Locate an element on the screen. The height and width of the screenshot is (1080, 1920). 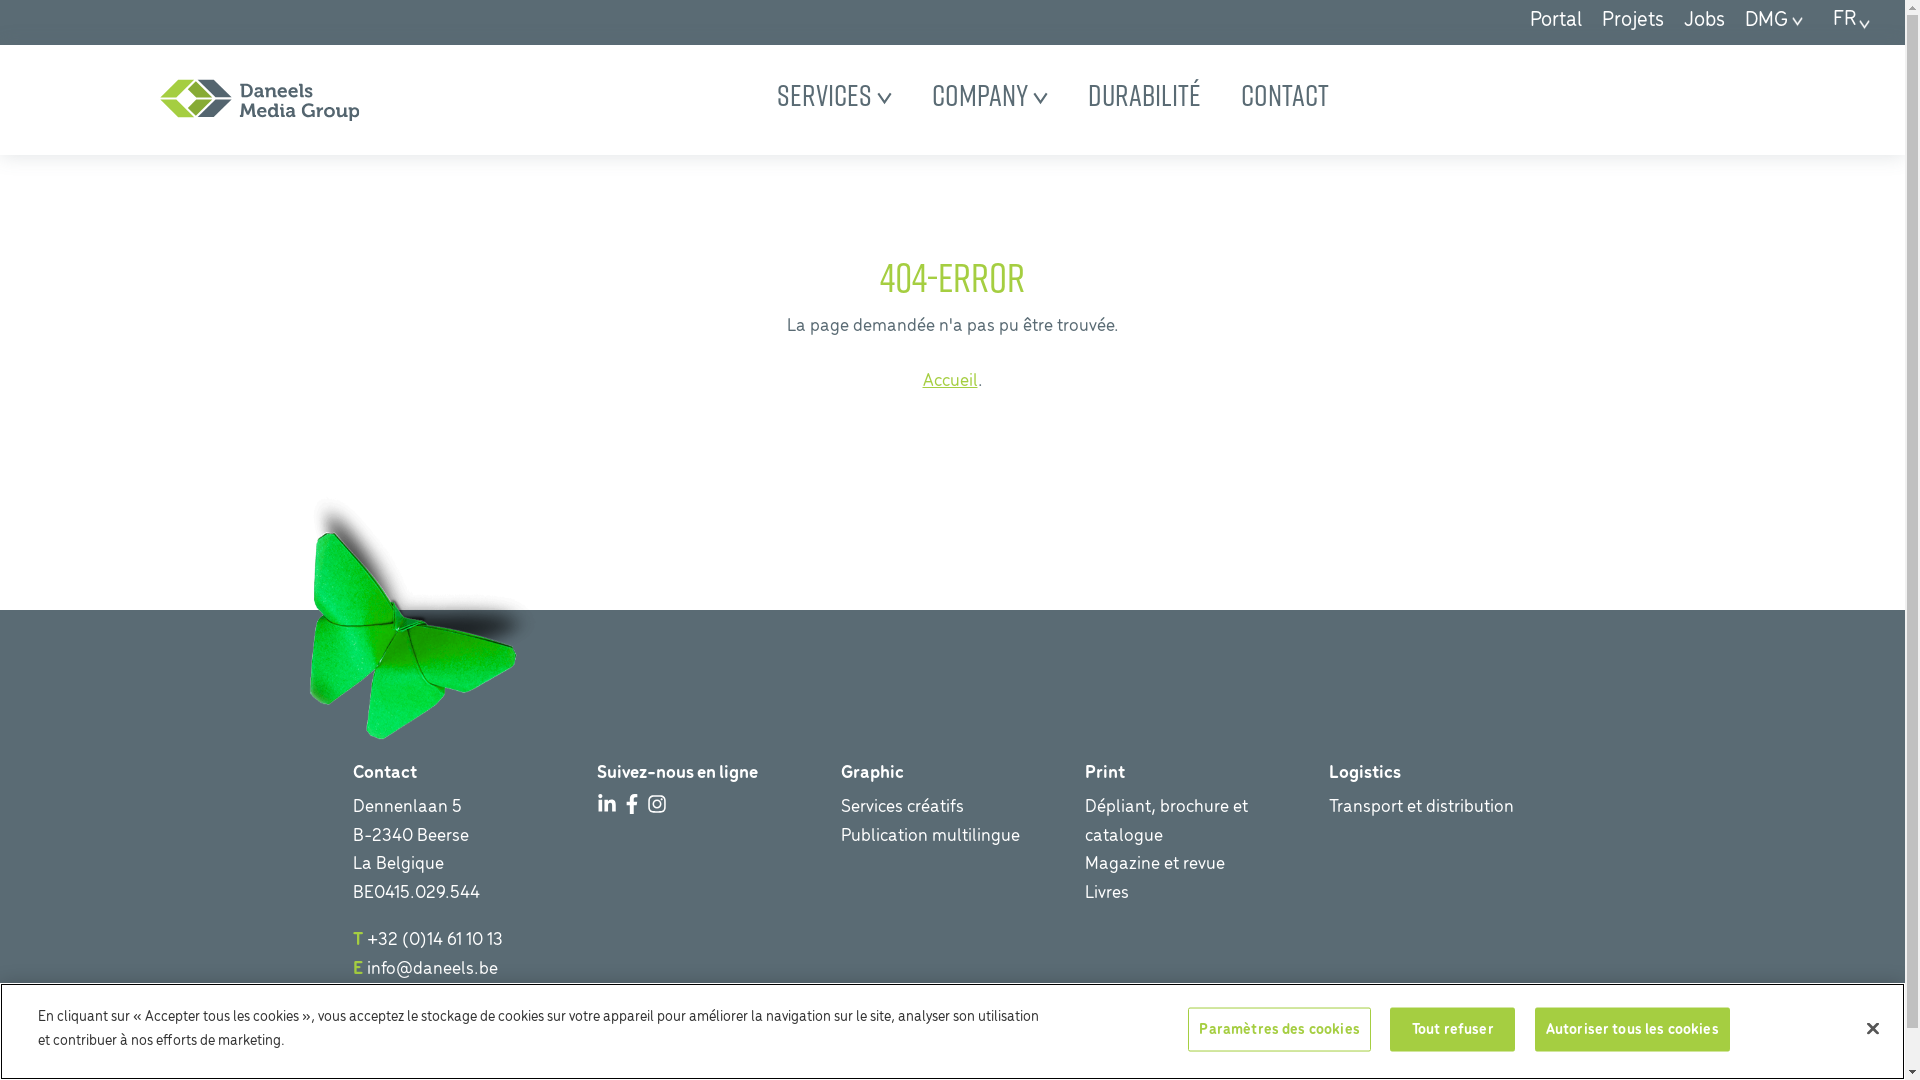
'Autoriser tous les cookies' is located at coordinates (1632, 1029).